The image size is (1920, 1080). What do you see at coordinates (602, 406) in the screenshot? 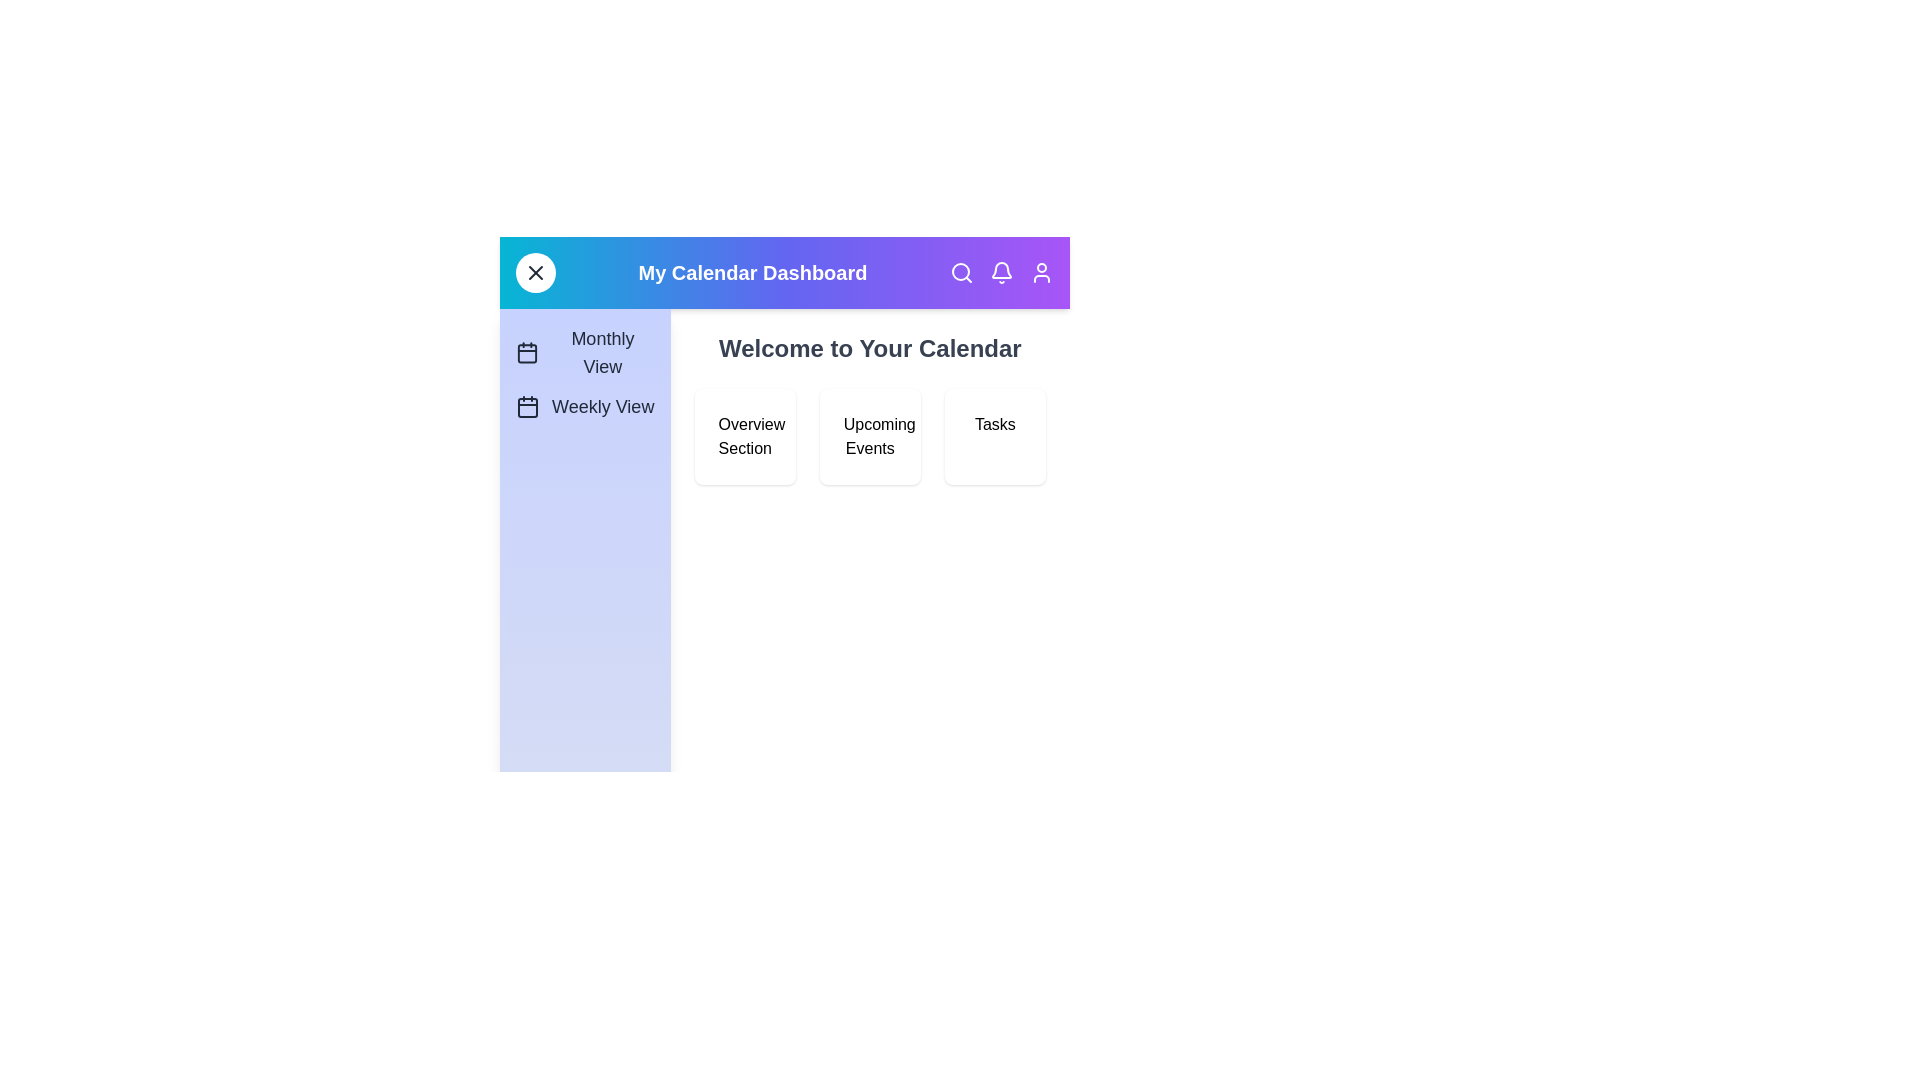
I see `the Text label in the second position of the vertical navigation menu on the left` at bounding box center [602, 406].